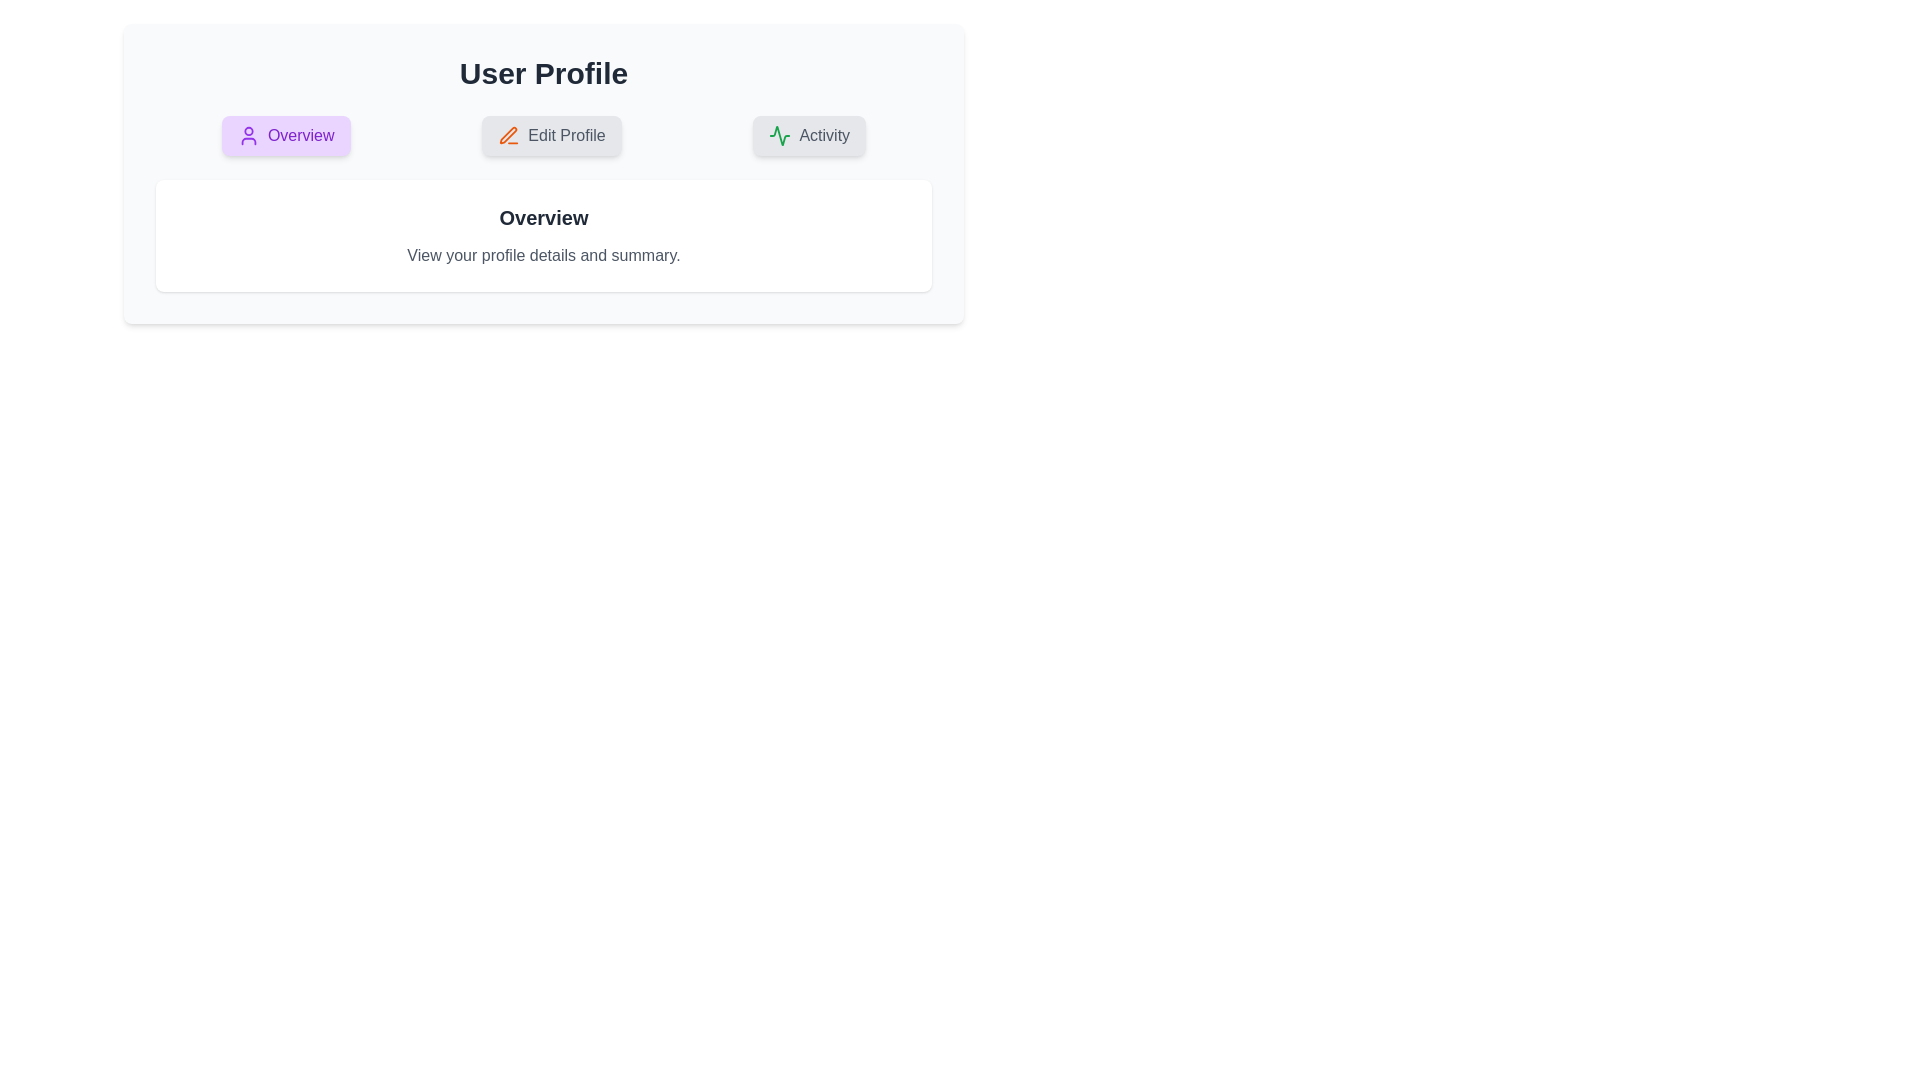  I want to click on the Activity tab by clicking on it, so click(810, 135).